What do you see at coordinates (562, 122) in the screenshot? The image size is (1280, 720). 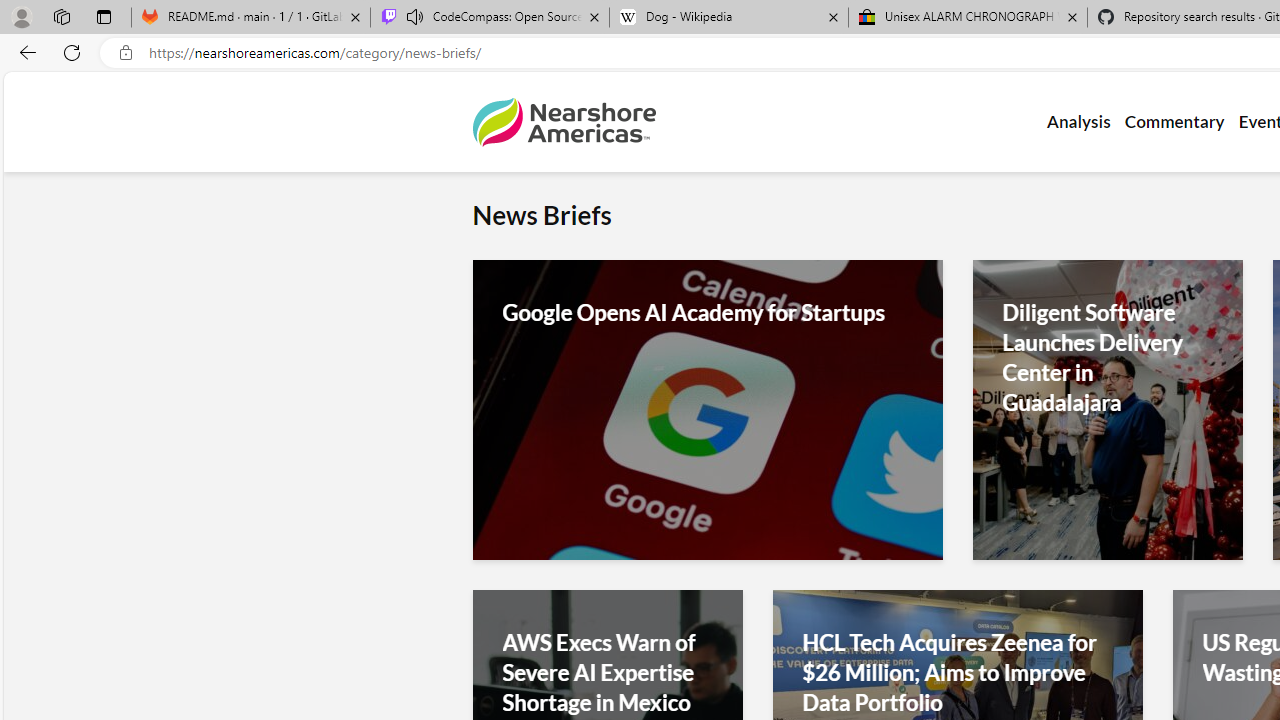 I see `'Nearshore Americas'` at bounding box center [562, 122].